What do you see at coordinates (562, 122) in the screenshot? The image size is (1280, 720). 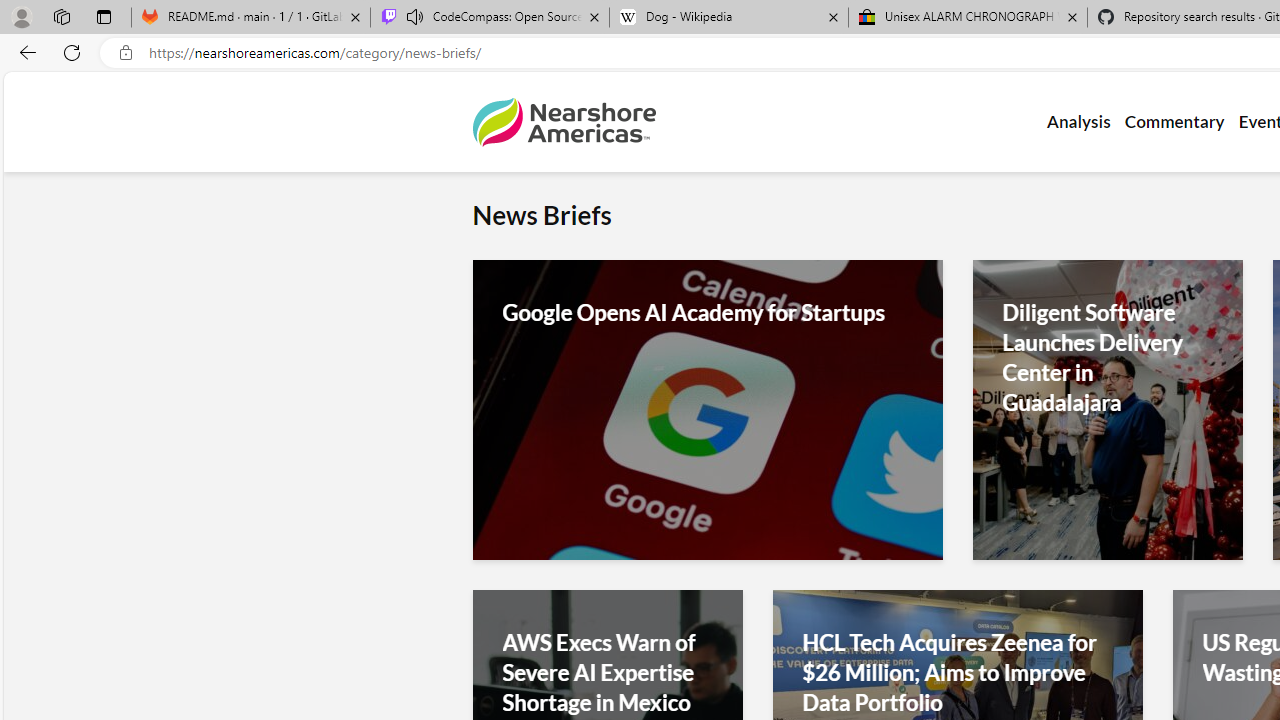 I see `'Nearshore Americas'` at bounding box center [562, 122].